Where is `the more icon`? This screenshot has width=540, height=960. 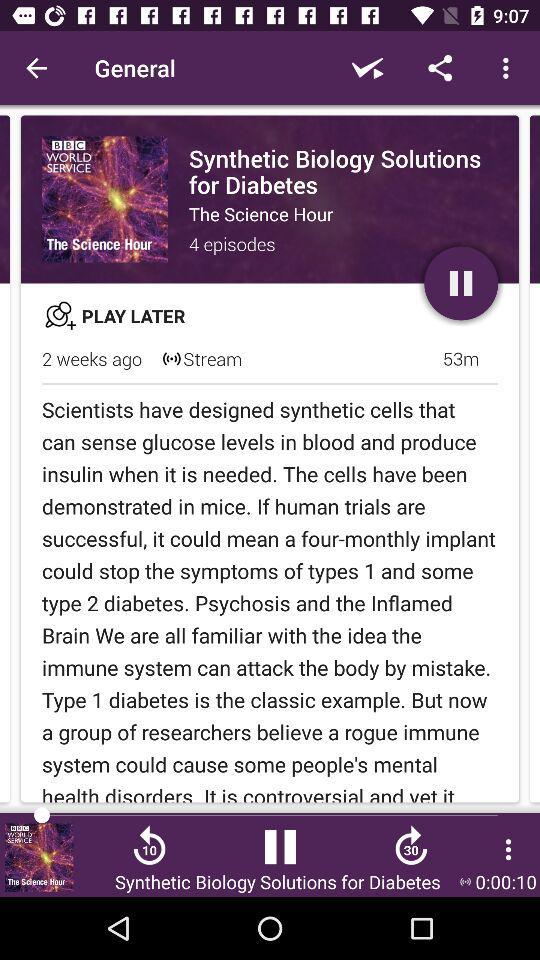 the more icon is located at coordinates (508, 848).